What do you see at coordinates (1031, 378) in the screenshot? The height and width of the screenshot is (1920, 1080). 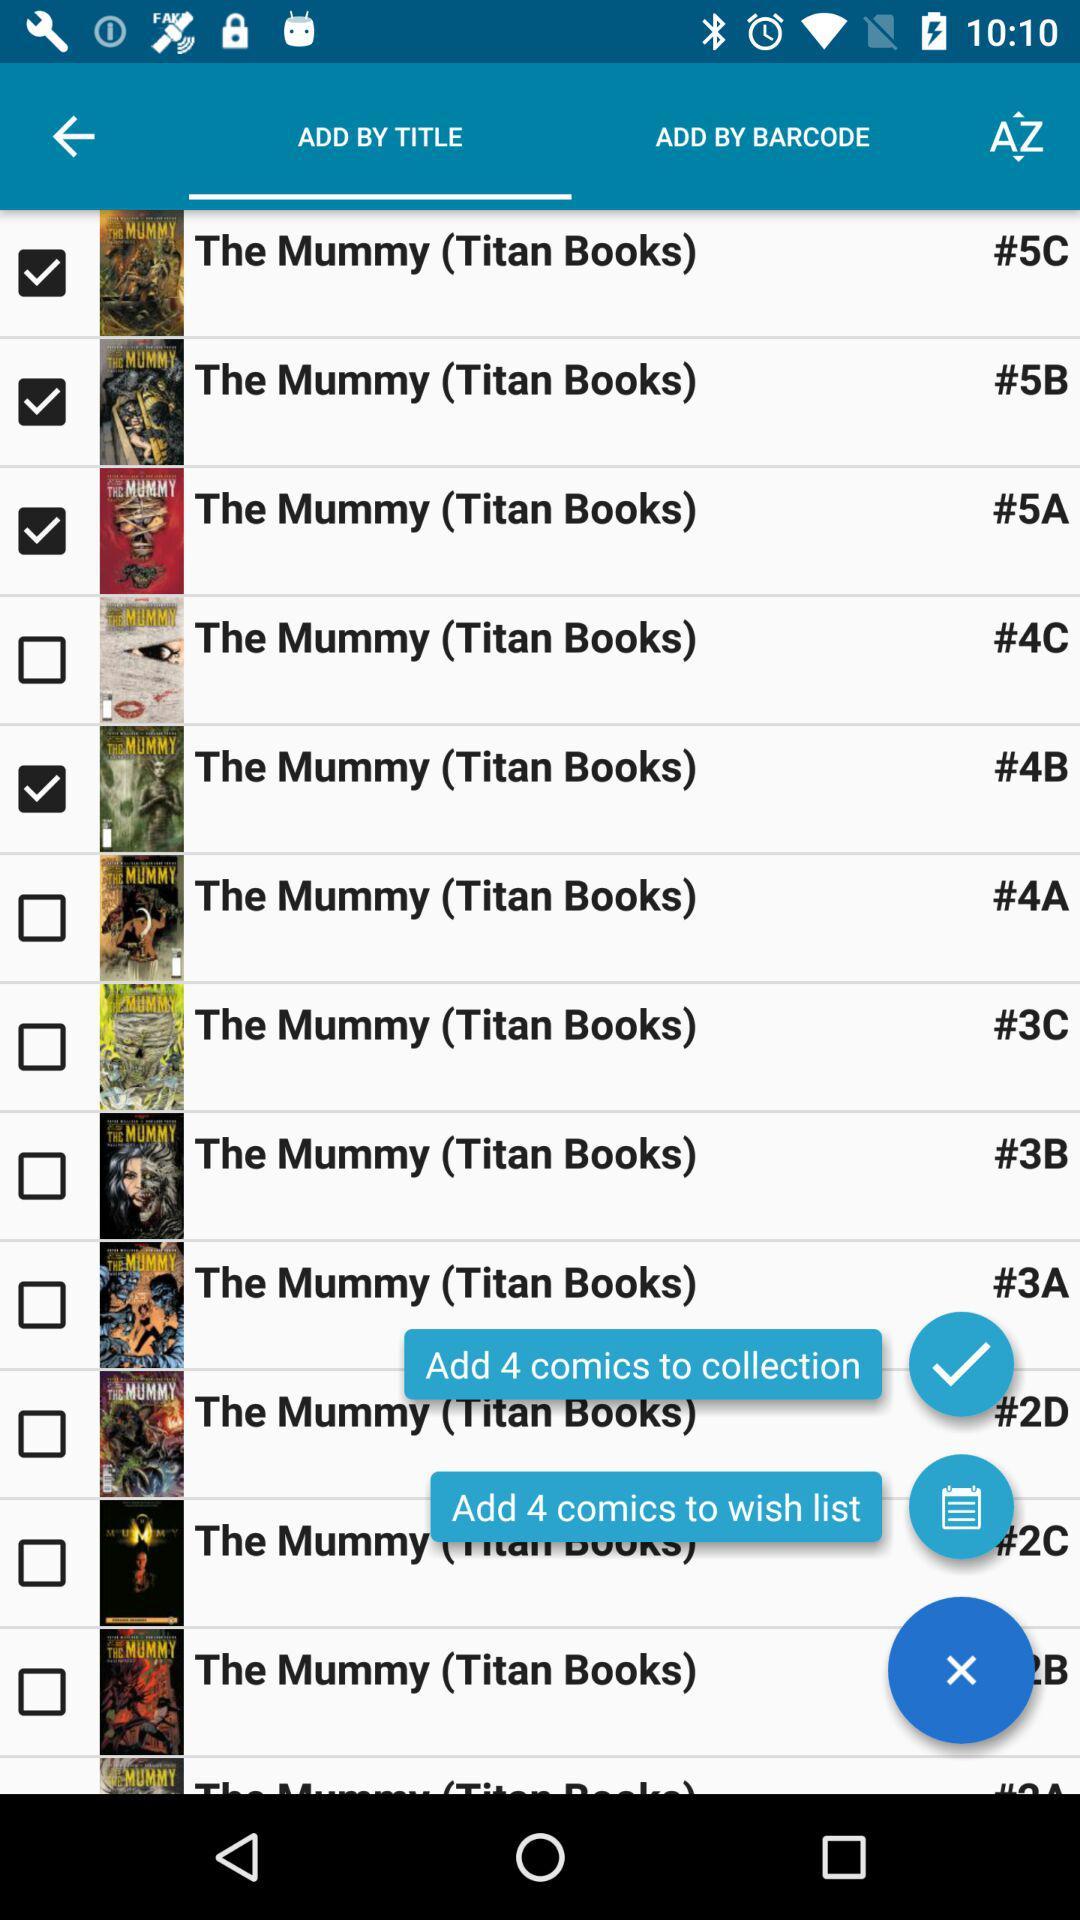 I see `icon to the right of the the mummy titan item` at bounding box center [1031, 378].